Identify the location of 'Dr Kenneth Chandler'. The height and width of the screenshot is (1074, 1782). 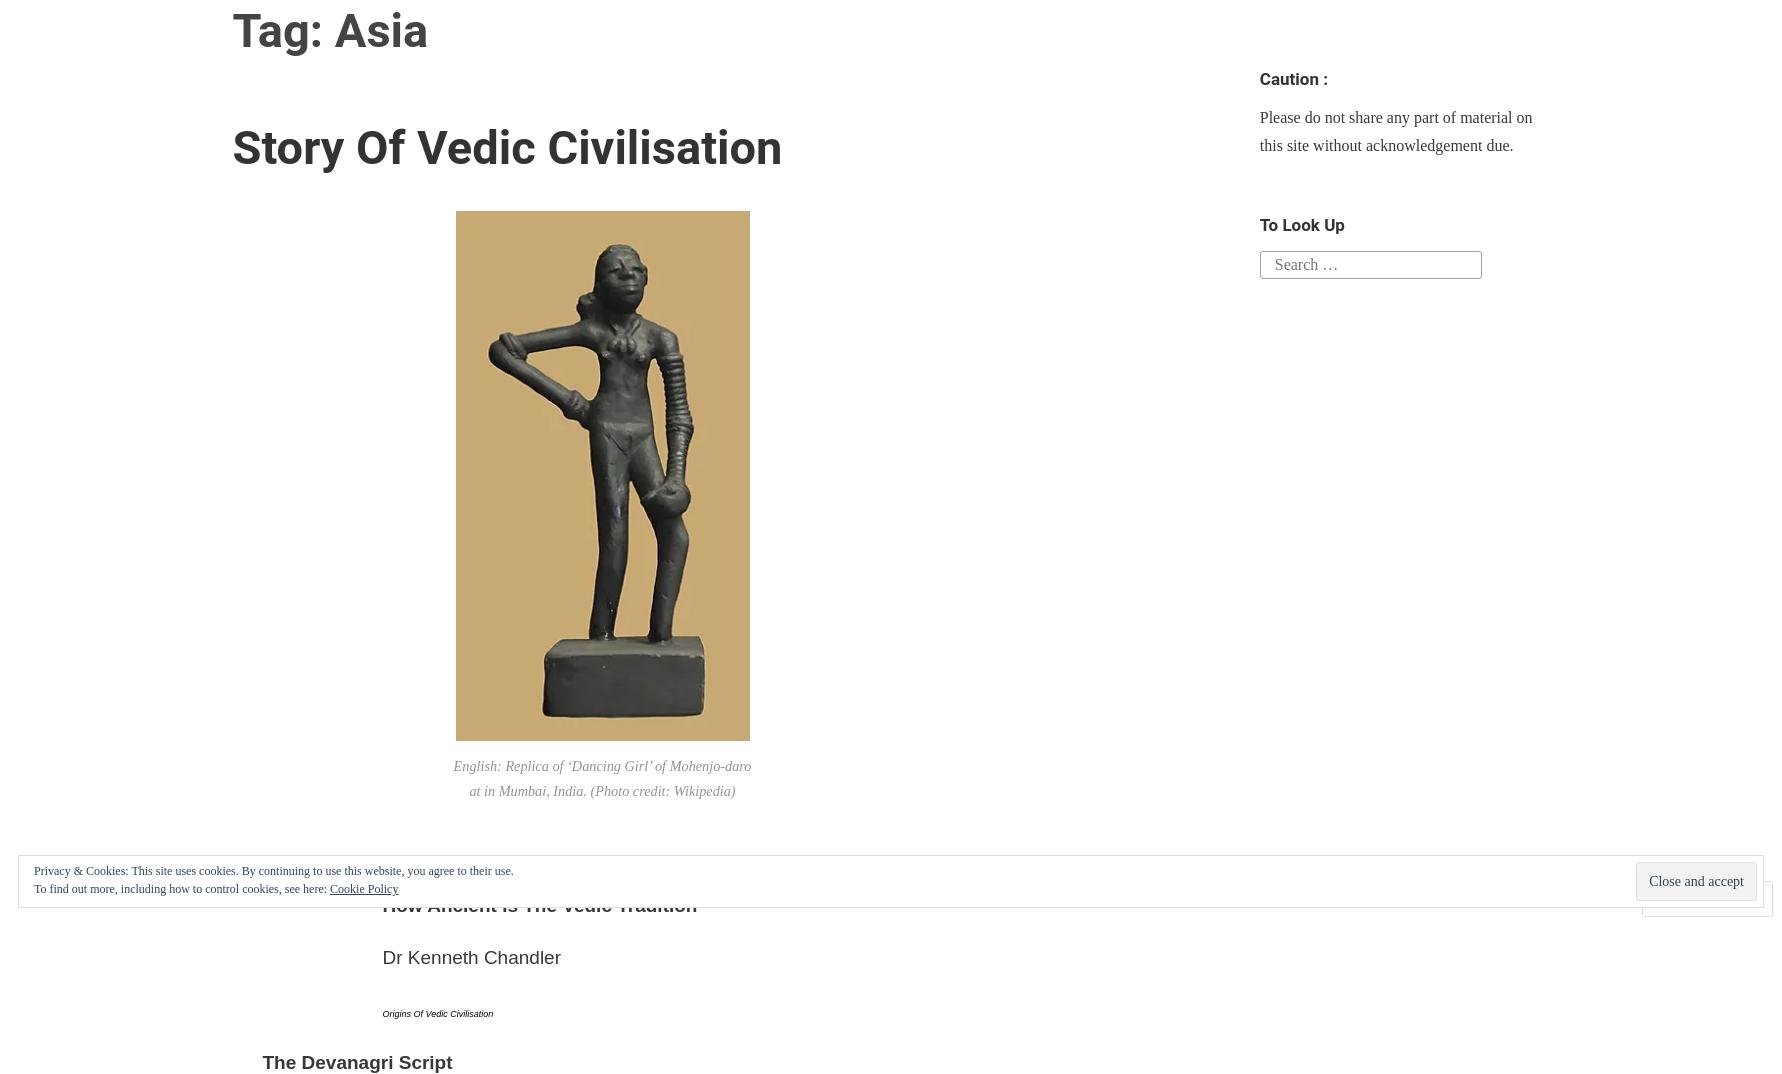
(470, 957).